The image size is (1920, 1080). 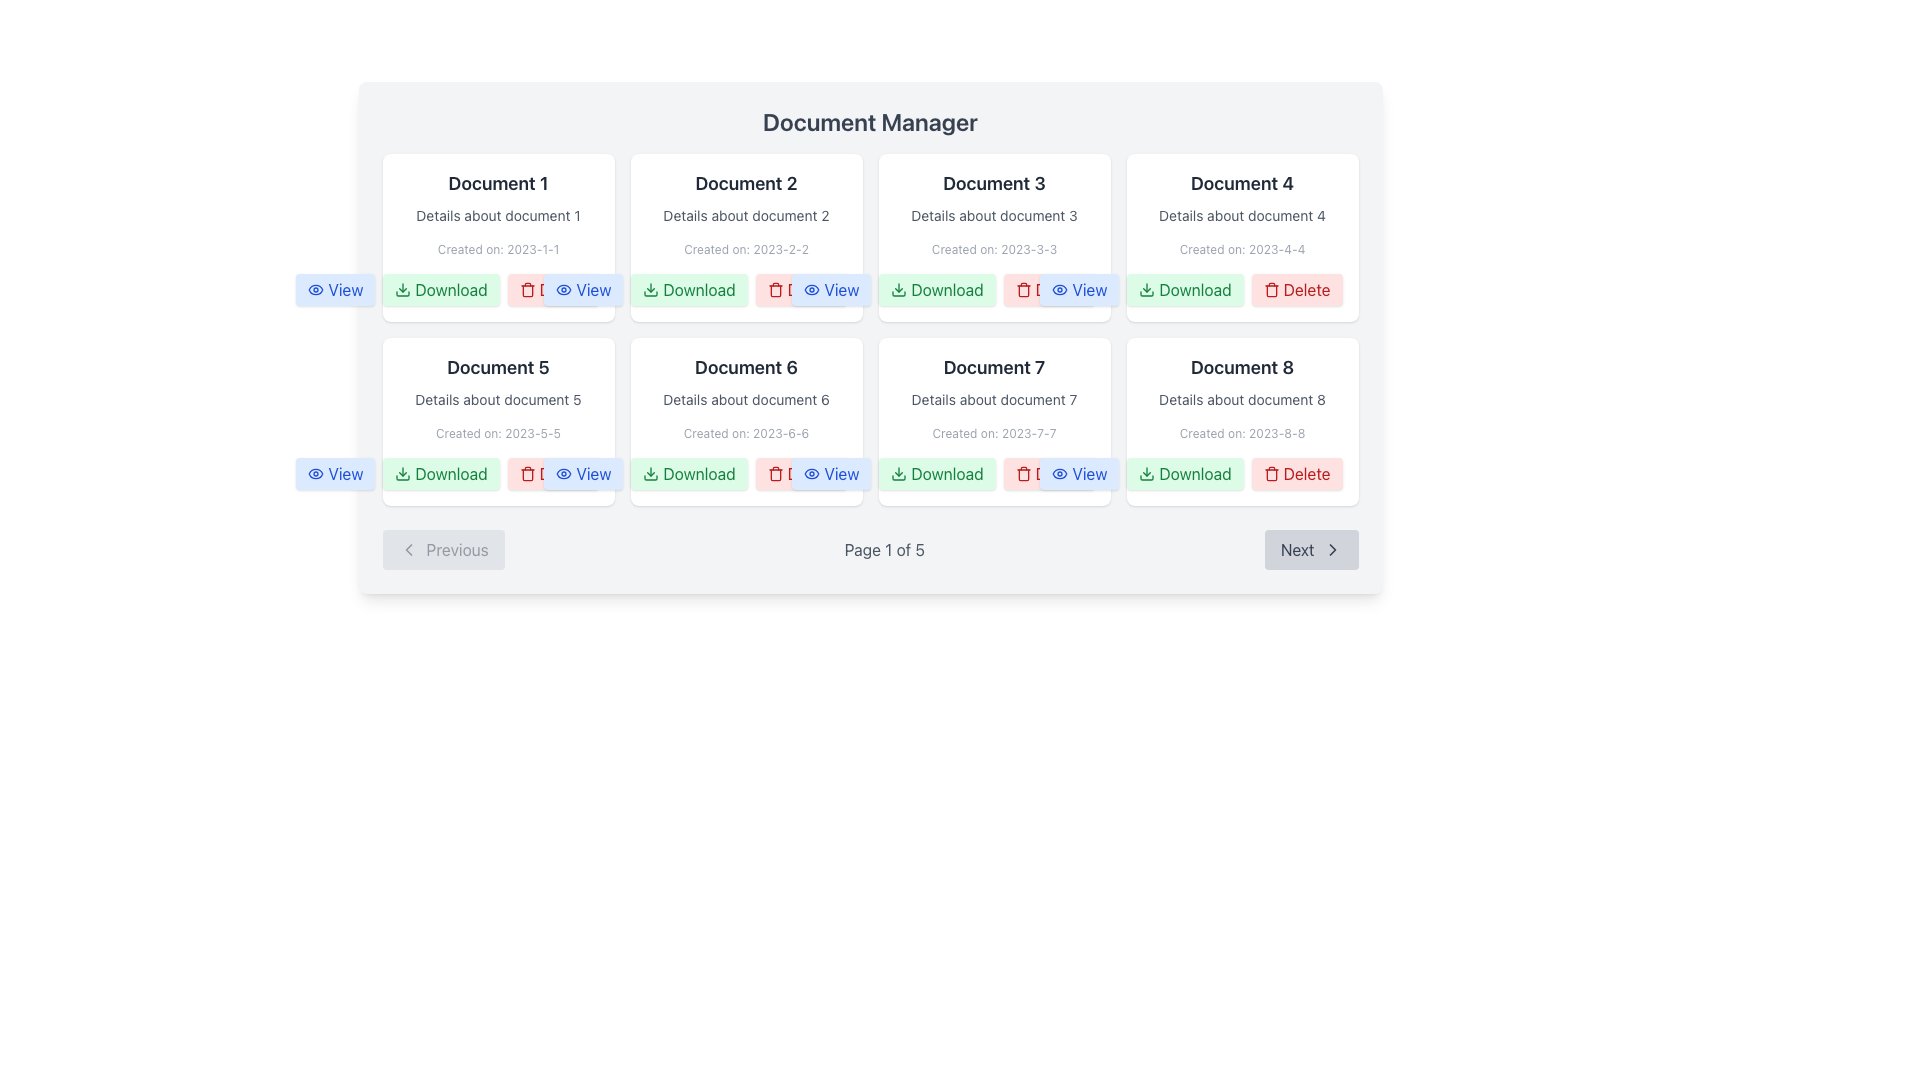 I want to click on the eye-shaped icon located in the top-center portion of the 'View' button in the documents grid, adjacent to the text label 'View', so click(x=563, y=289).